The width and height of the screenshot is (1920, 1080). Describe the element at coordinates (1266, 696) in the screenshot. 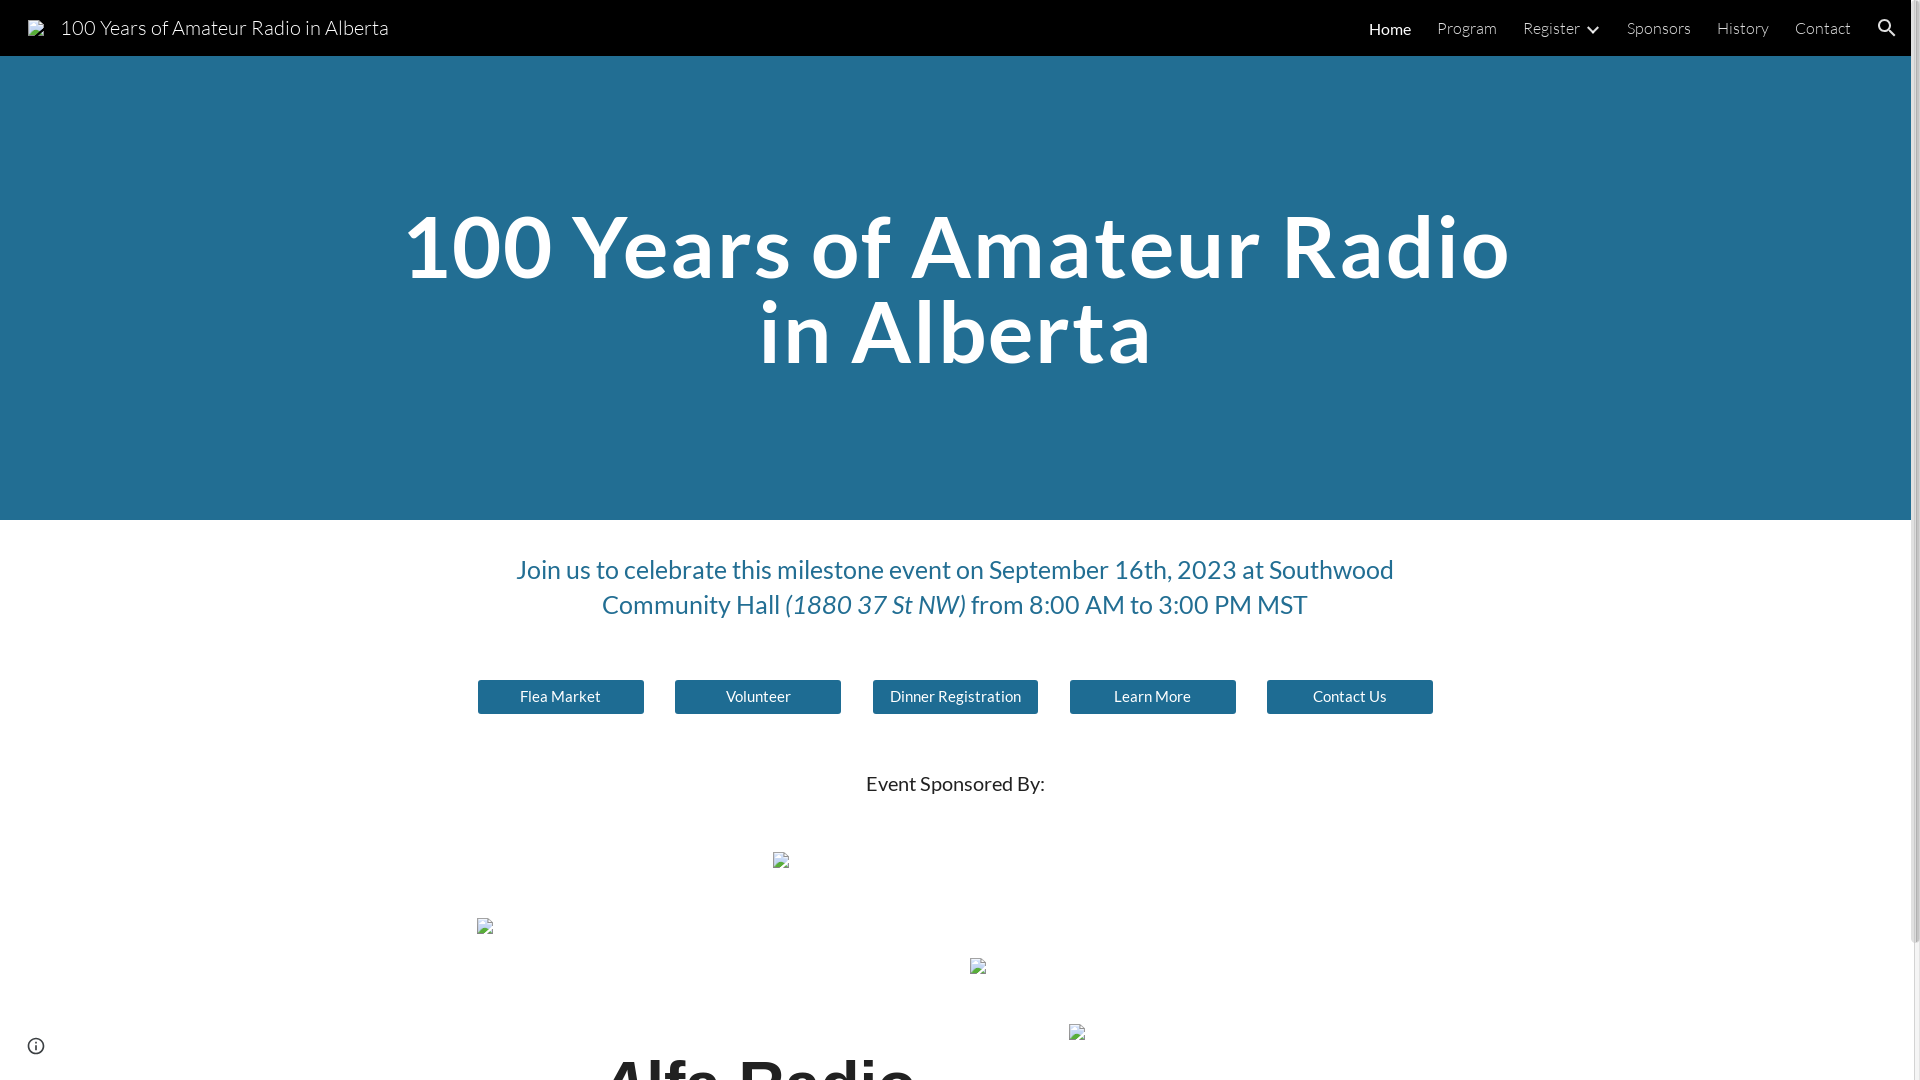

I see `'Contact Us'` at that location.